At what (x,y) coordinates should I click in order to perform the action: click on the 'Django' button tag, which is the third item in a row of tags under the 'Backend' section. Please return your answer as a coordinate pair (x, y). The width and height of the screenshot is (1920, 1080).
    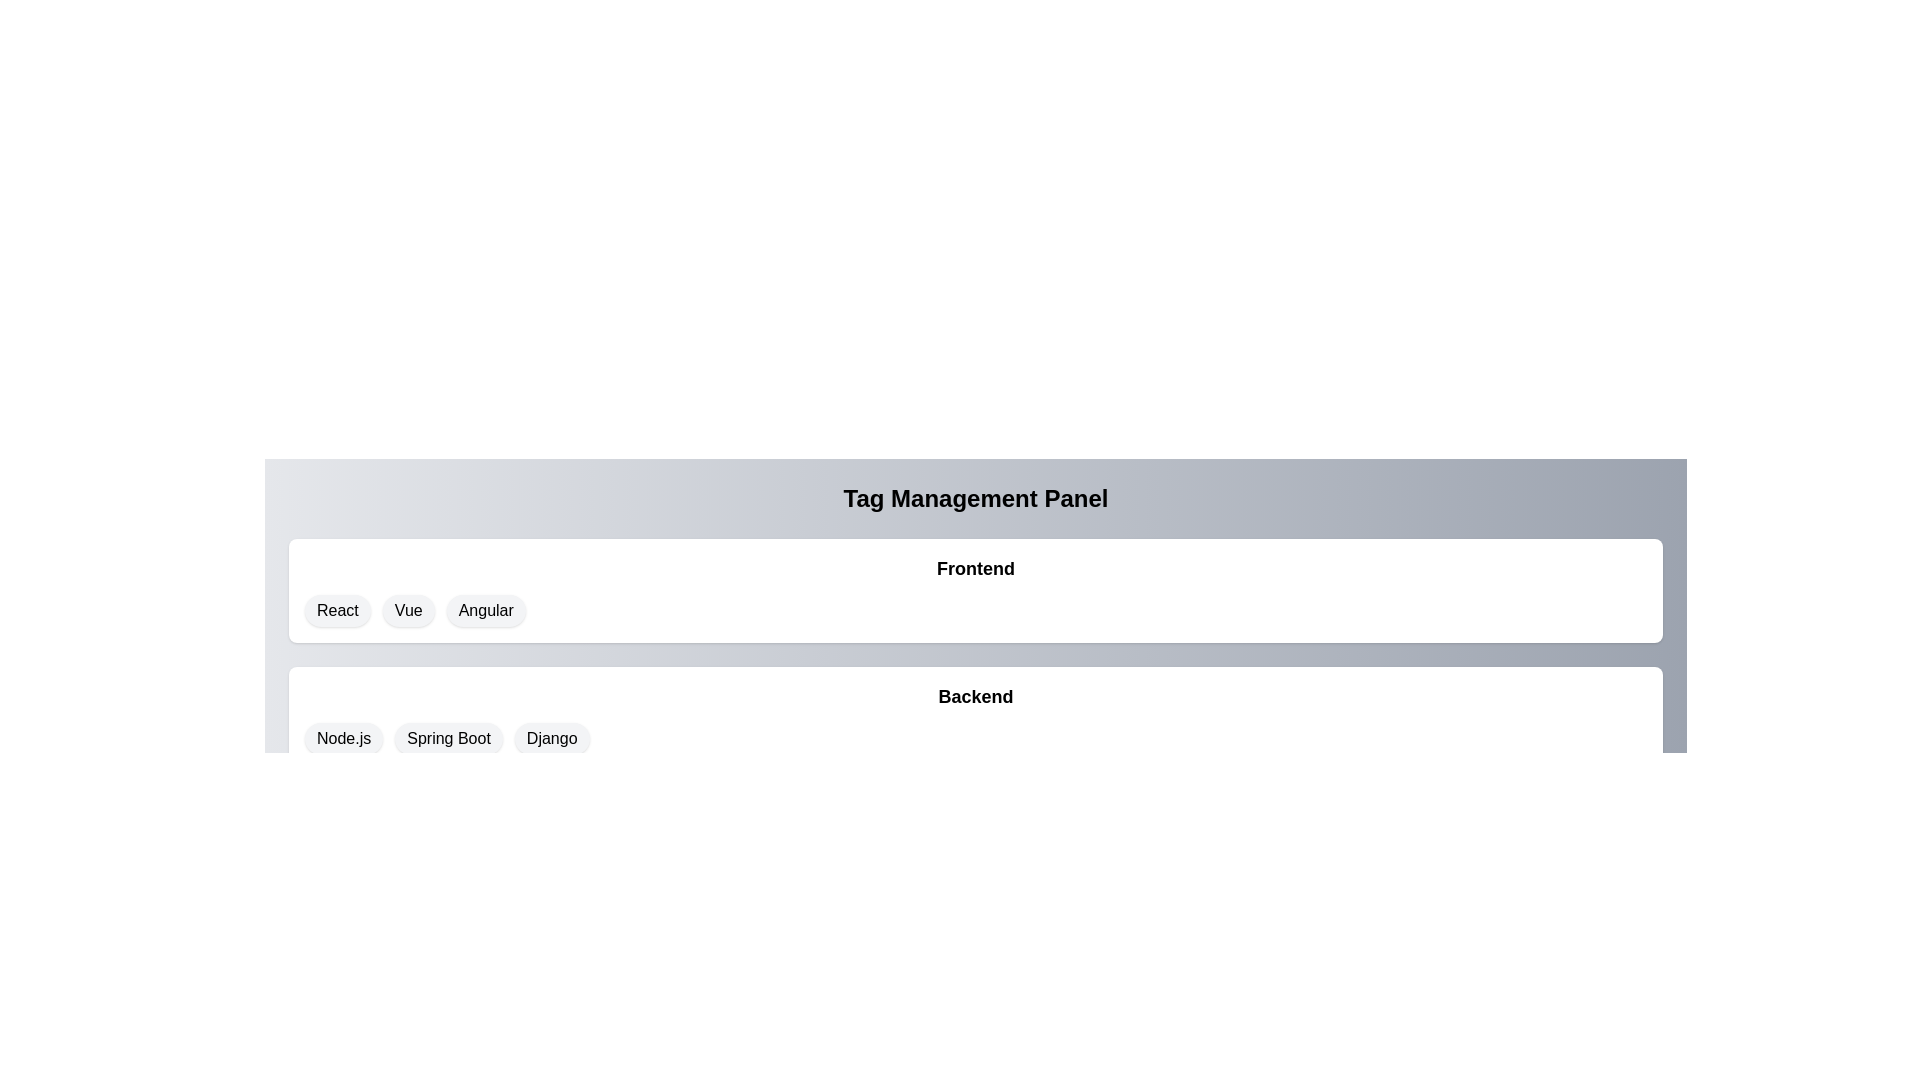
    Looking at the image, I should click on (552, 739).